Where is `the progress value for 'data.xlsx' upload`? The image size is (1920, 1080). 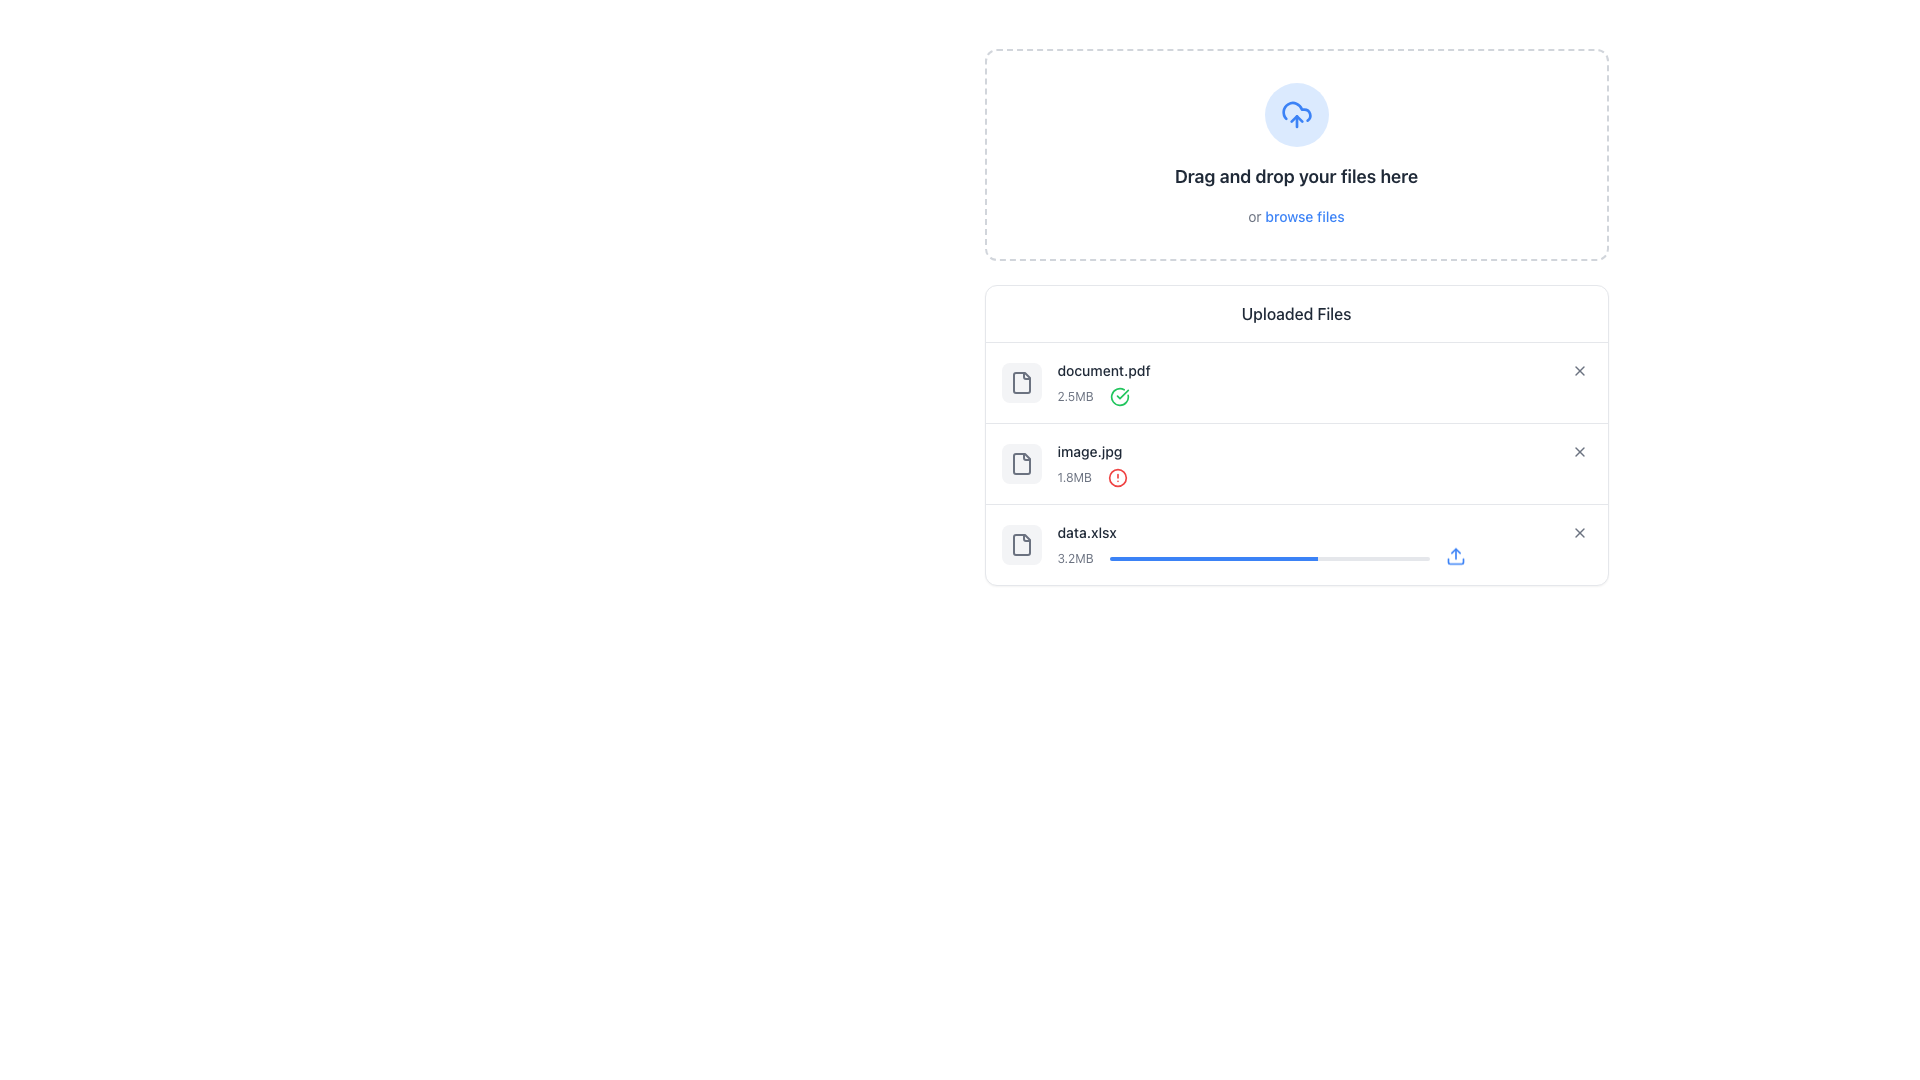 the progress value for 'data.xlsx' upload is located at coordinates (1112, 559).